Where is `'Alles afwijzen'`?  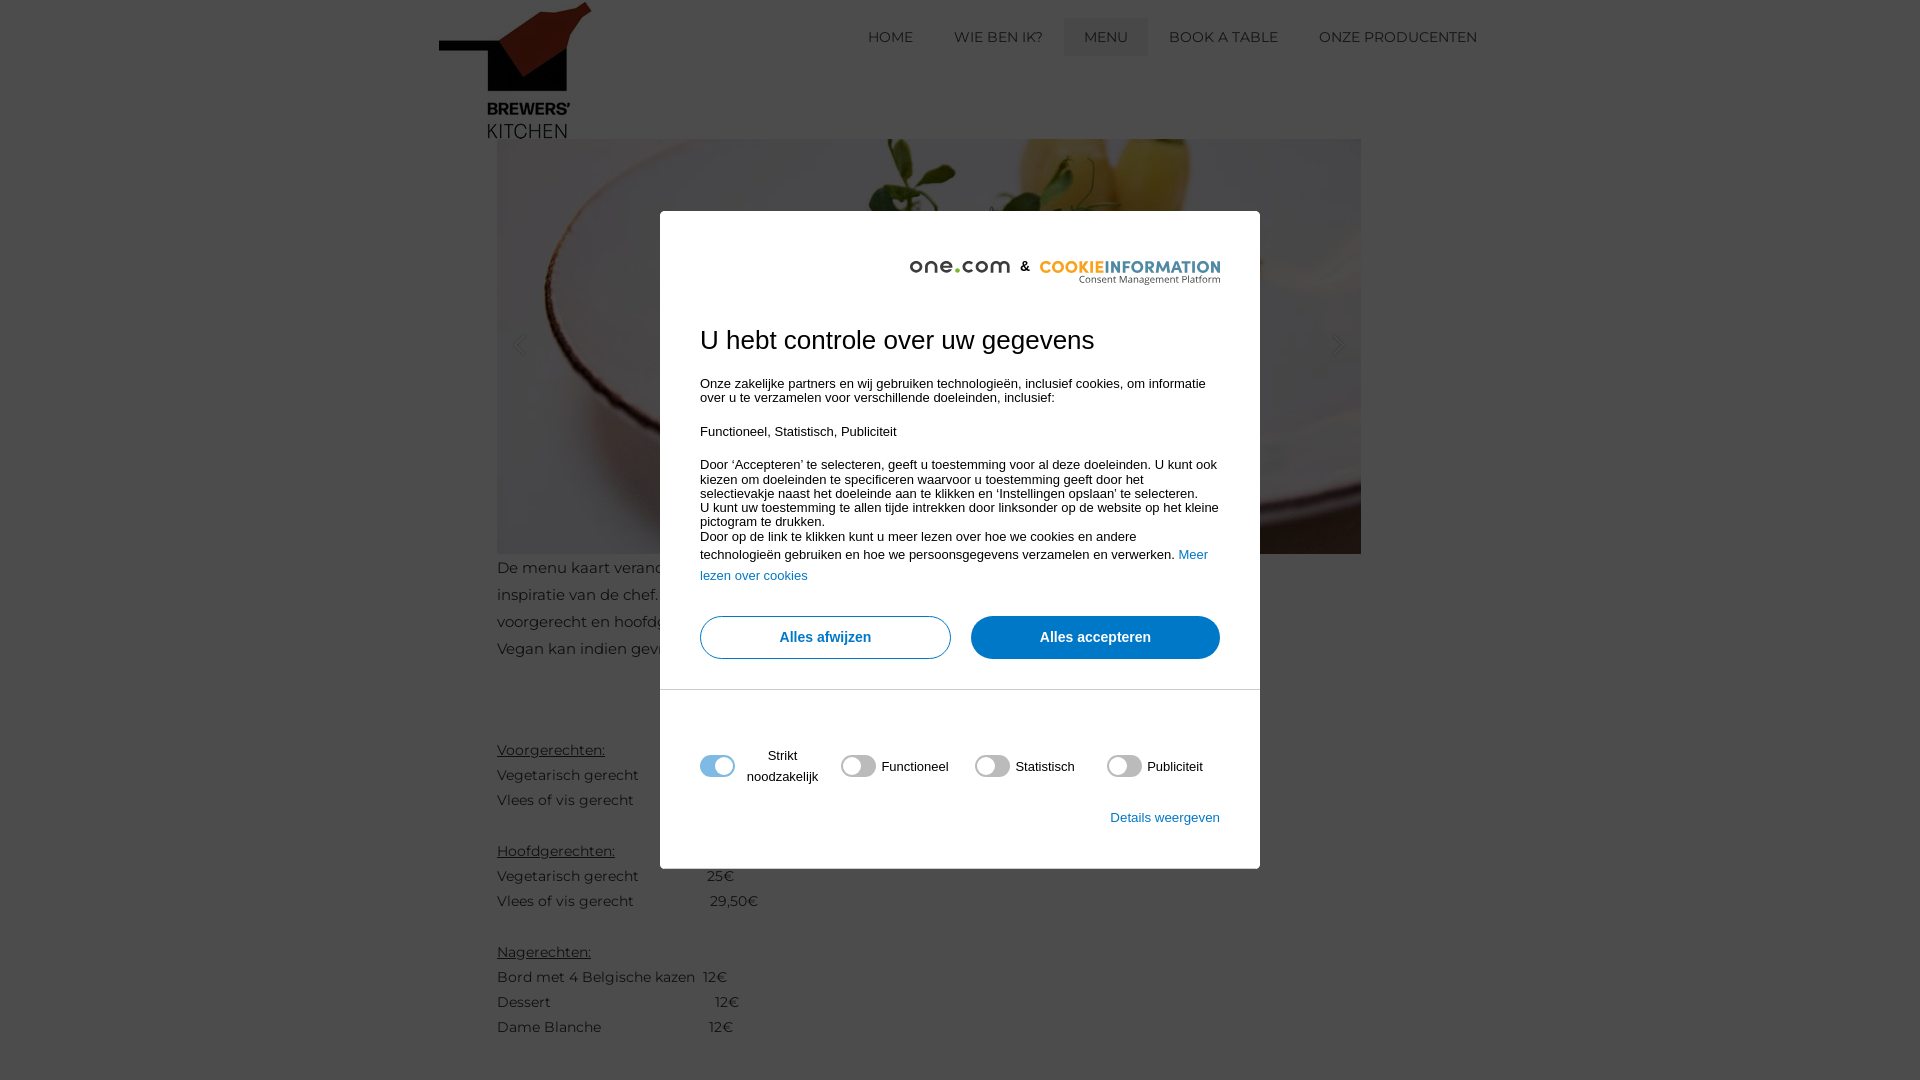 'Alles afwijzen' is located at coordinates (825, 637).